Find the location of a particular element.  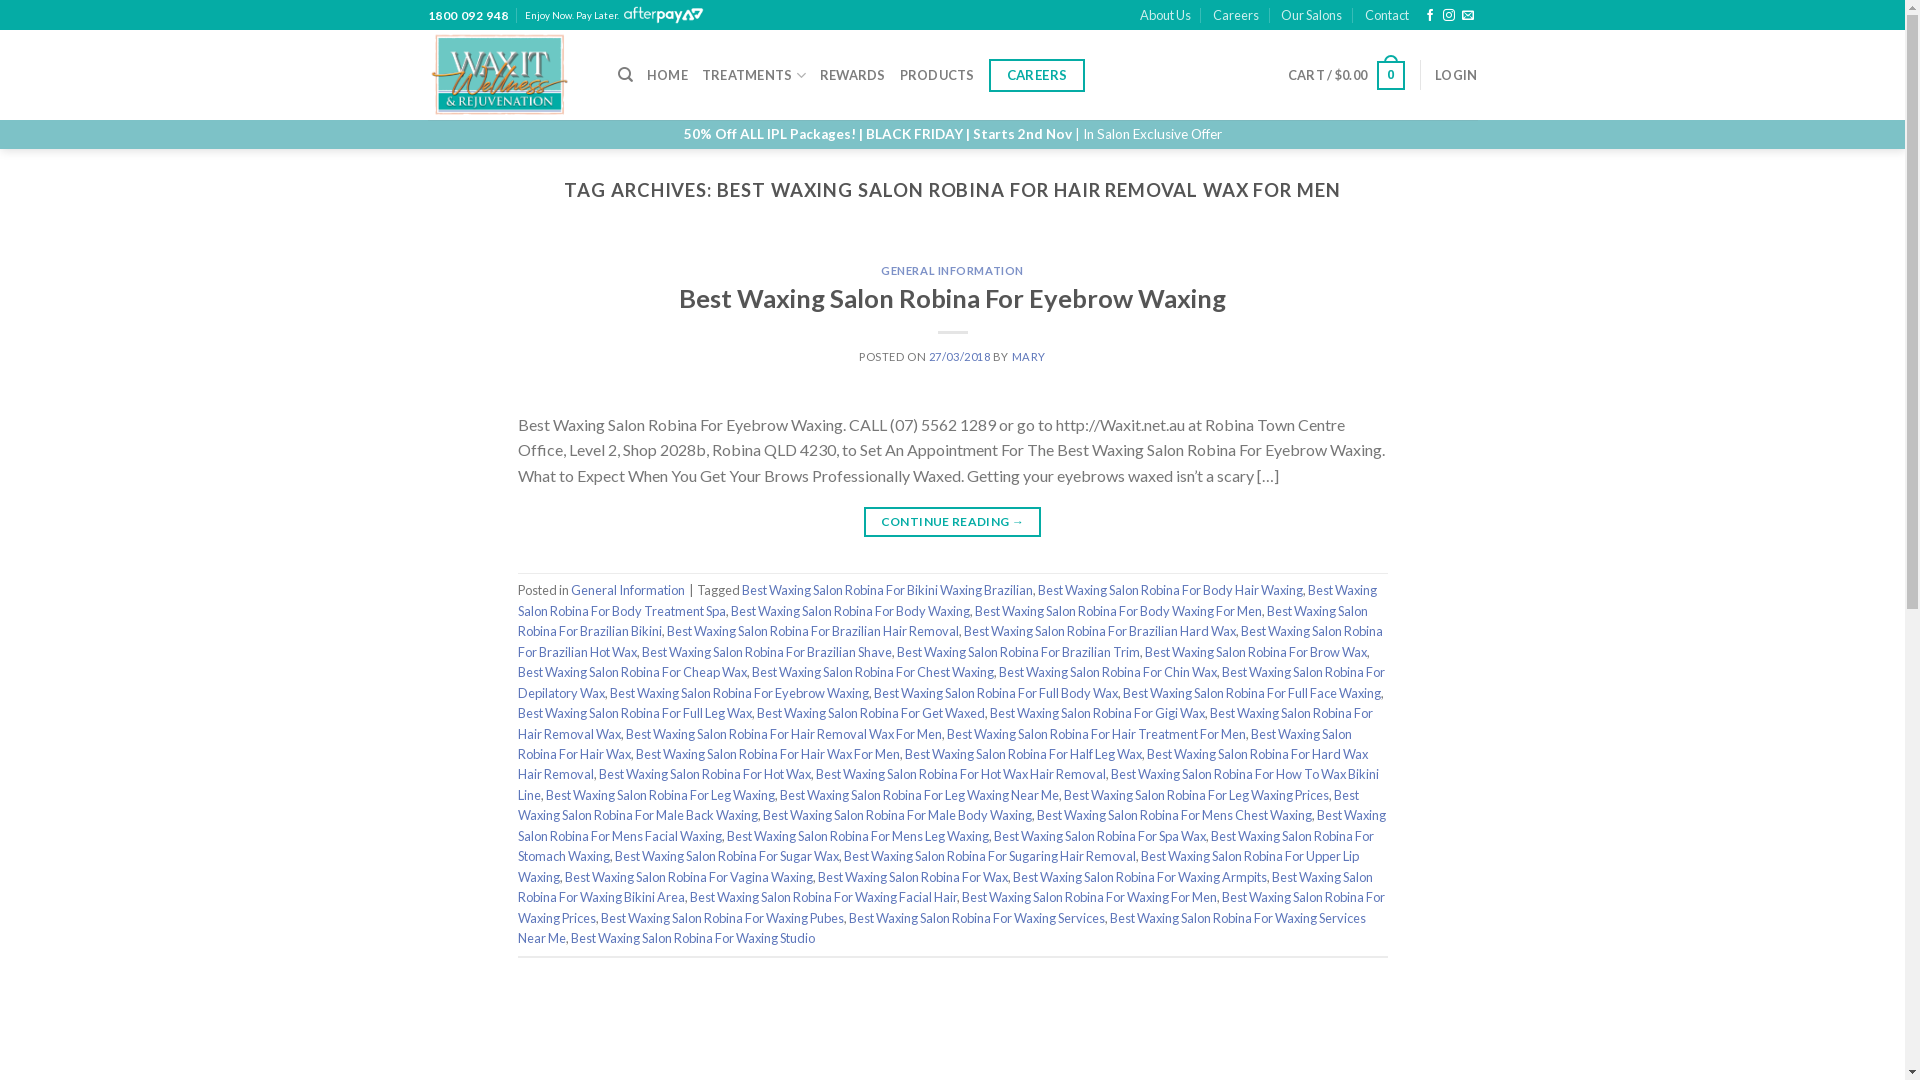

'Best Waxing Salon Robina For Waxing Armpits' is located at coordinates (1138, 875).